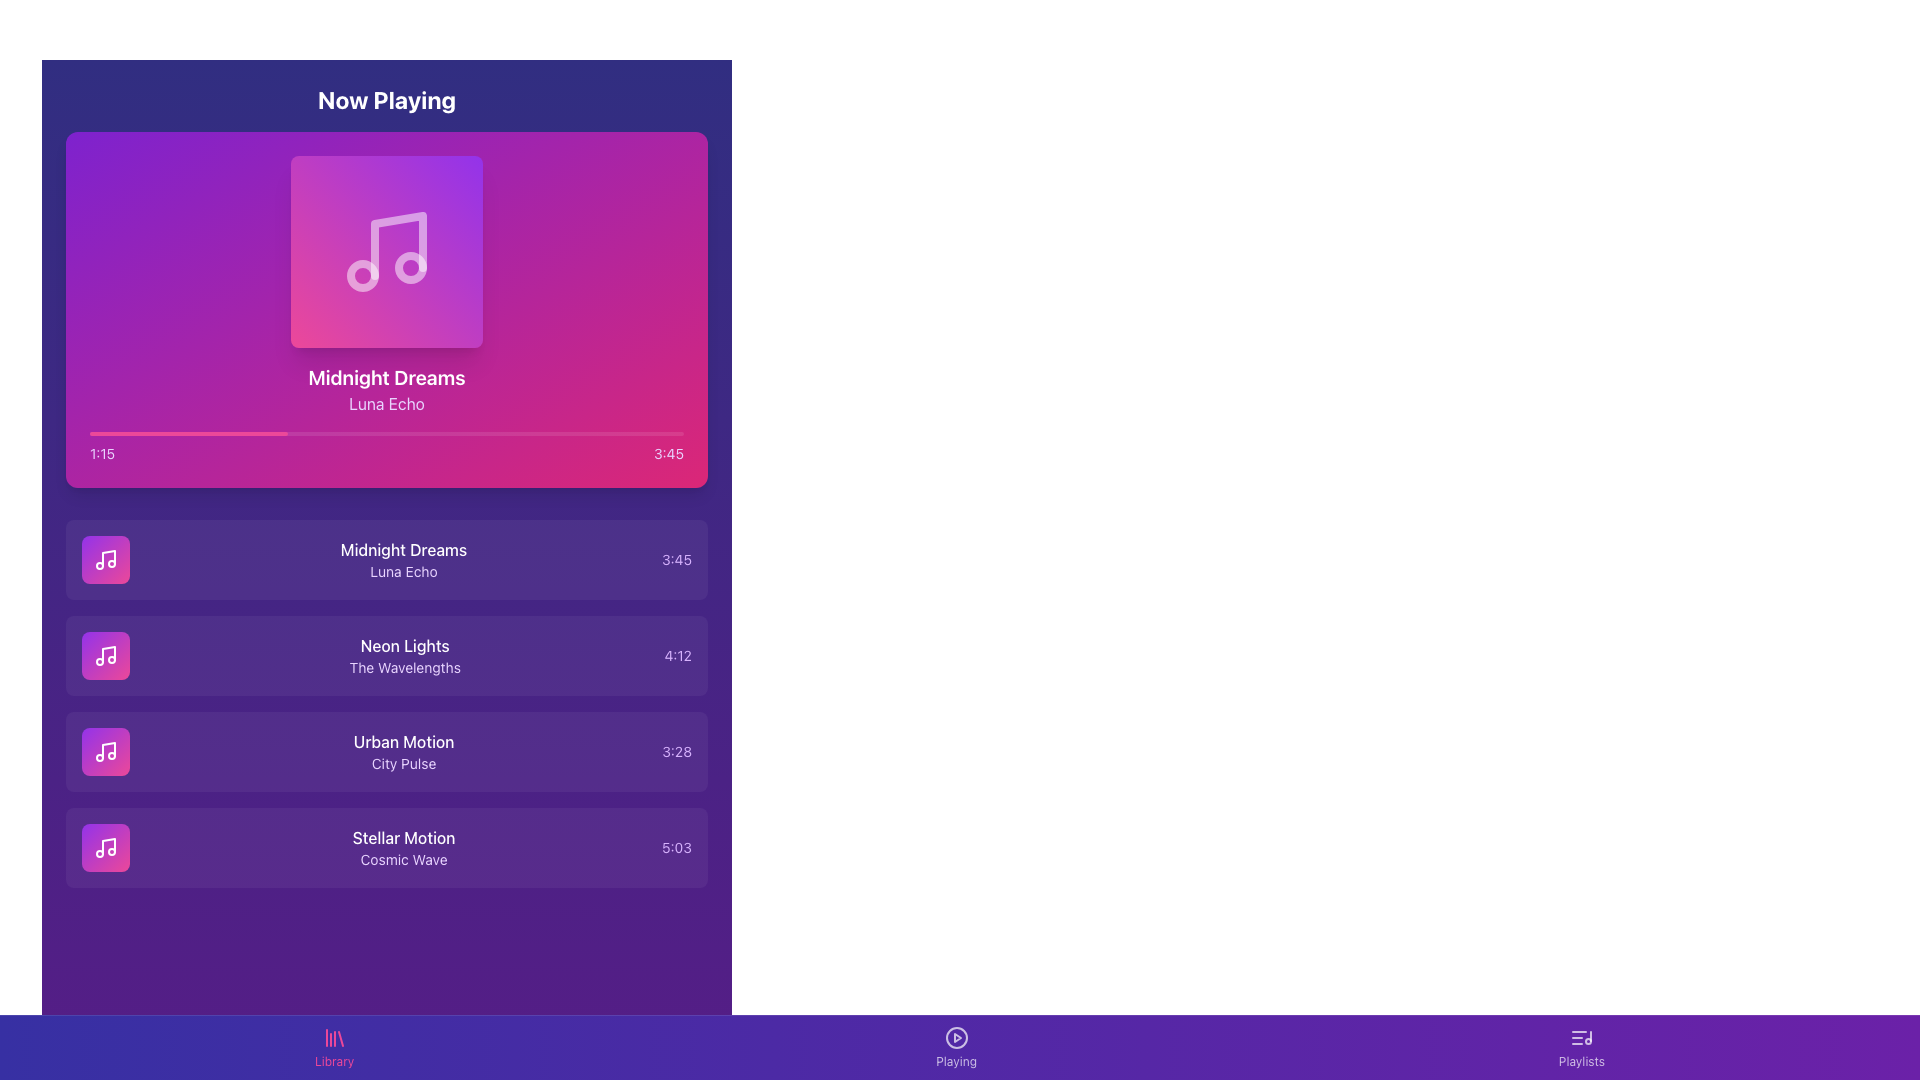 Image resolution: width=1920 pixels, height=1080 pixels. What do you see at coordinates (104, 655) in the screenshot?
I see `the square icon with a gradient background transitioning from purple to pink, featuring a white musical note symbol in the center` at bounding box center [104, 655].